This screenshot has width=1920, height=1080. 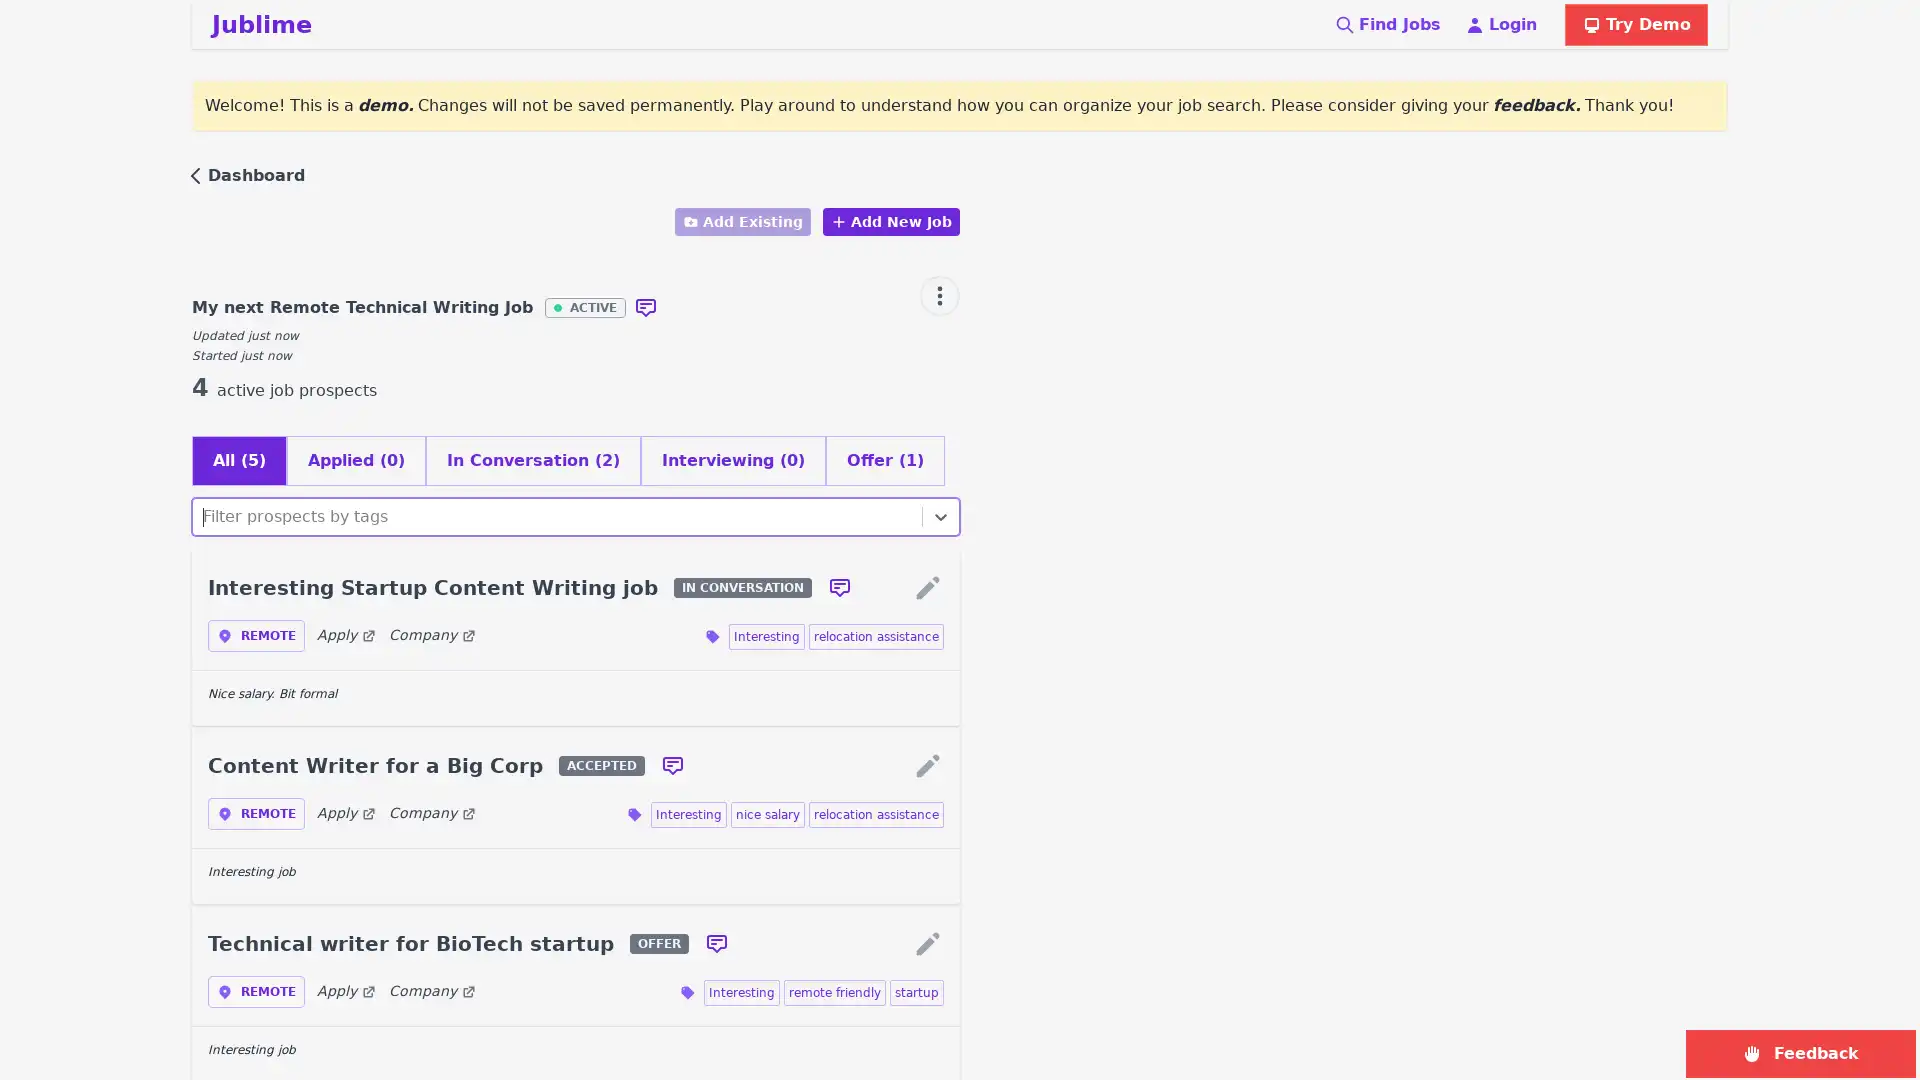 What do you see at coordinates (1386, 24) in the screenshot?
I see `Find Jobs` at bounding box center [1386, 24].